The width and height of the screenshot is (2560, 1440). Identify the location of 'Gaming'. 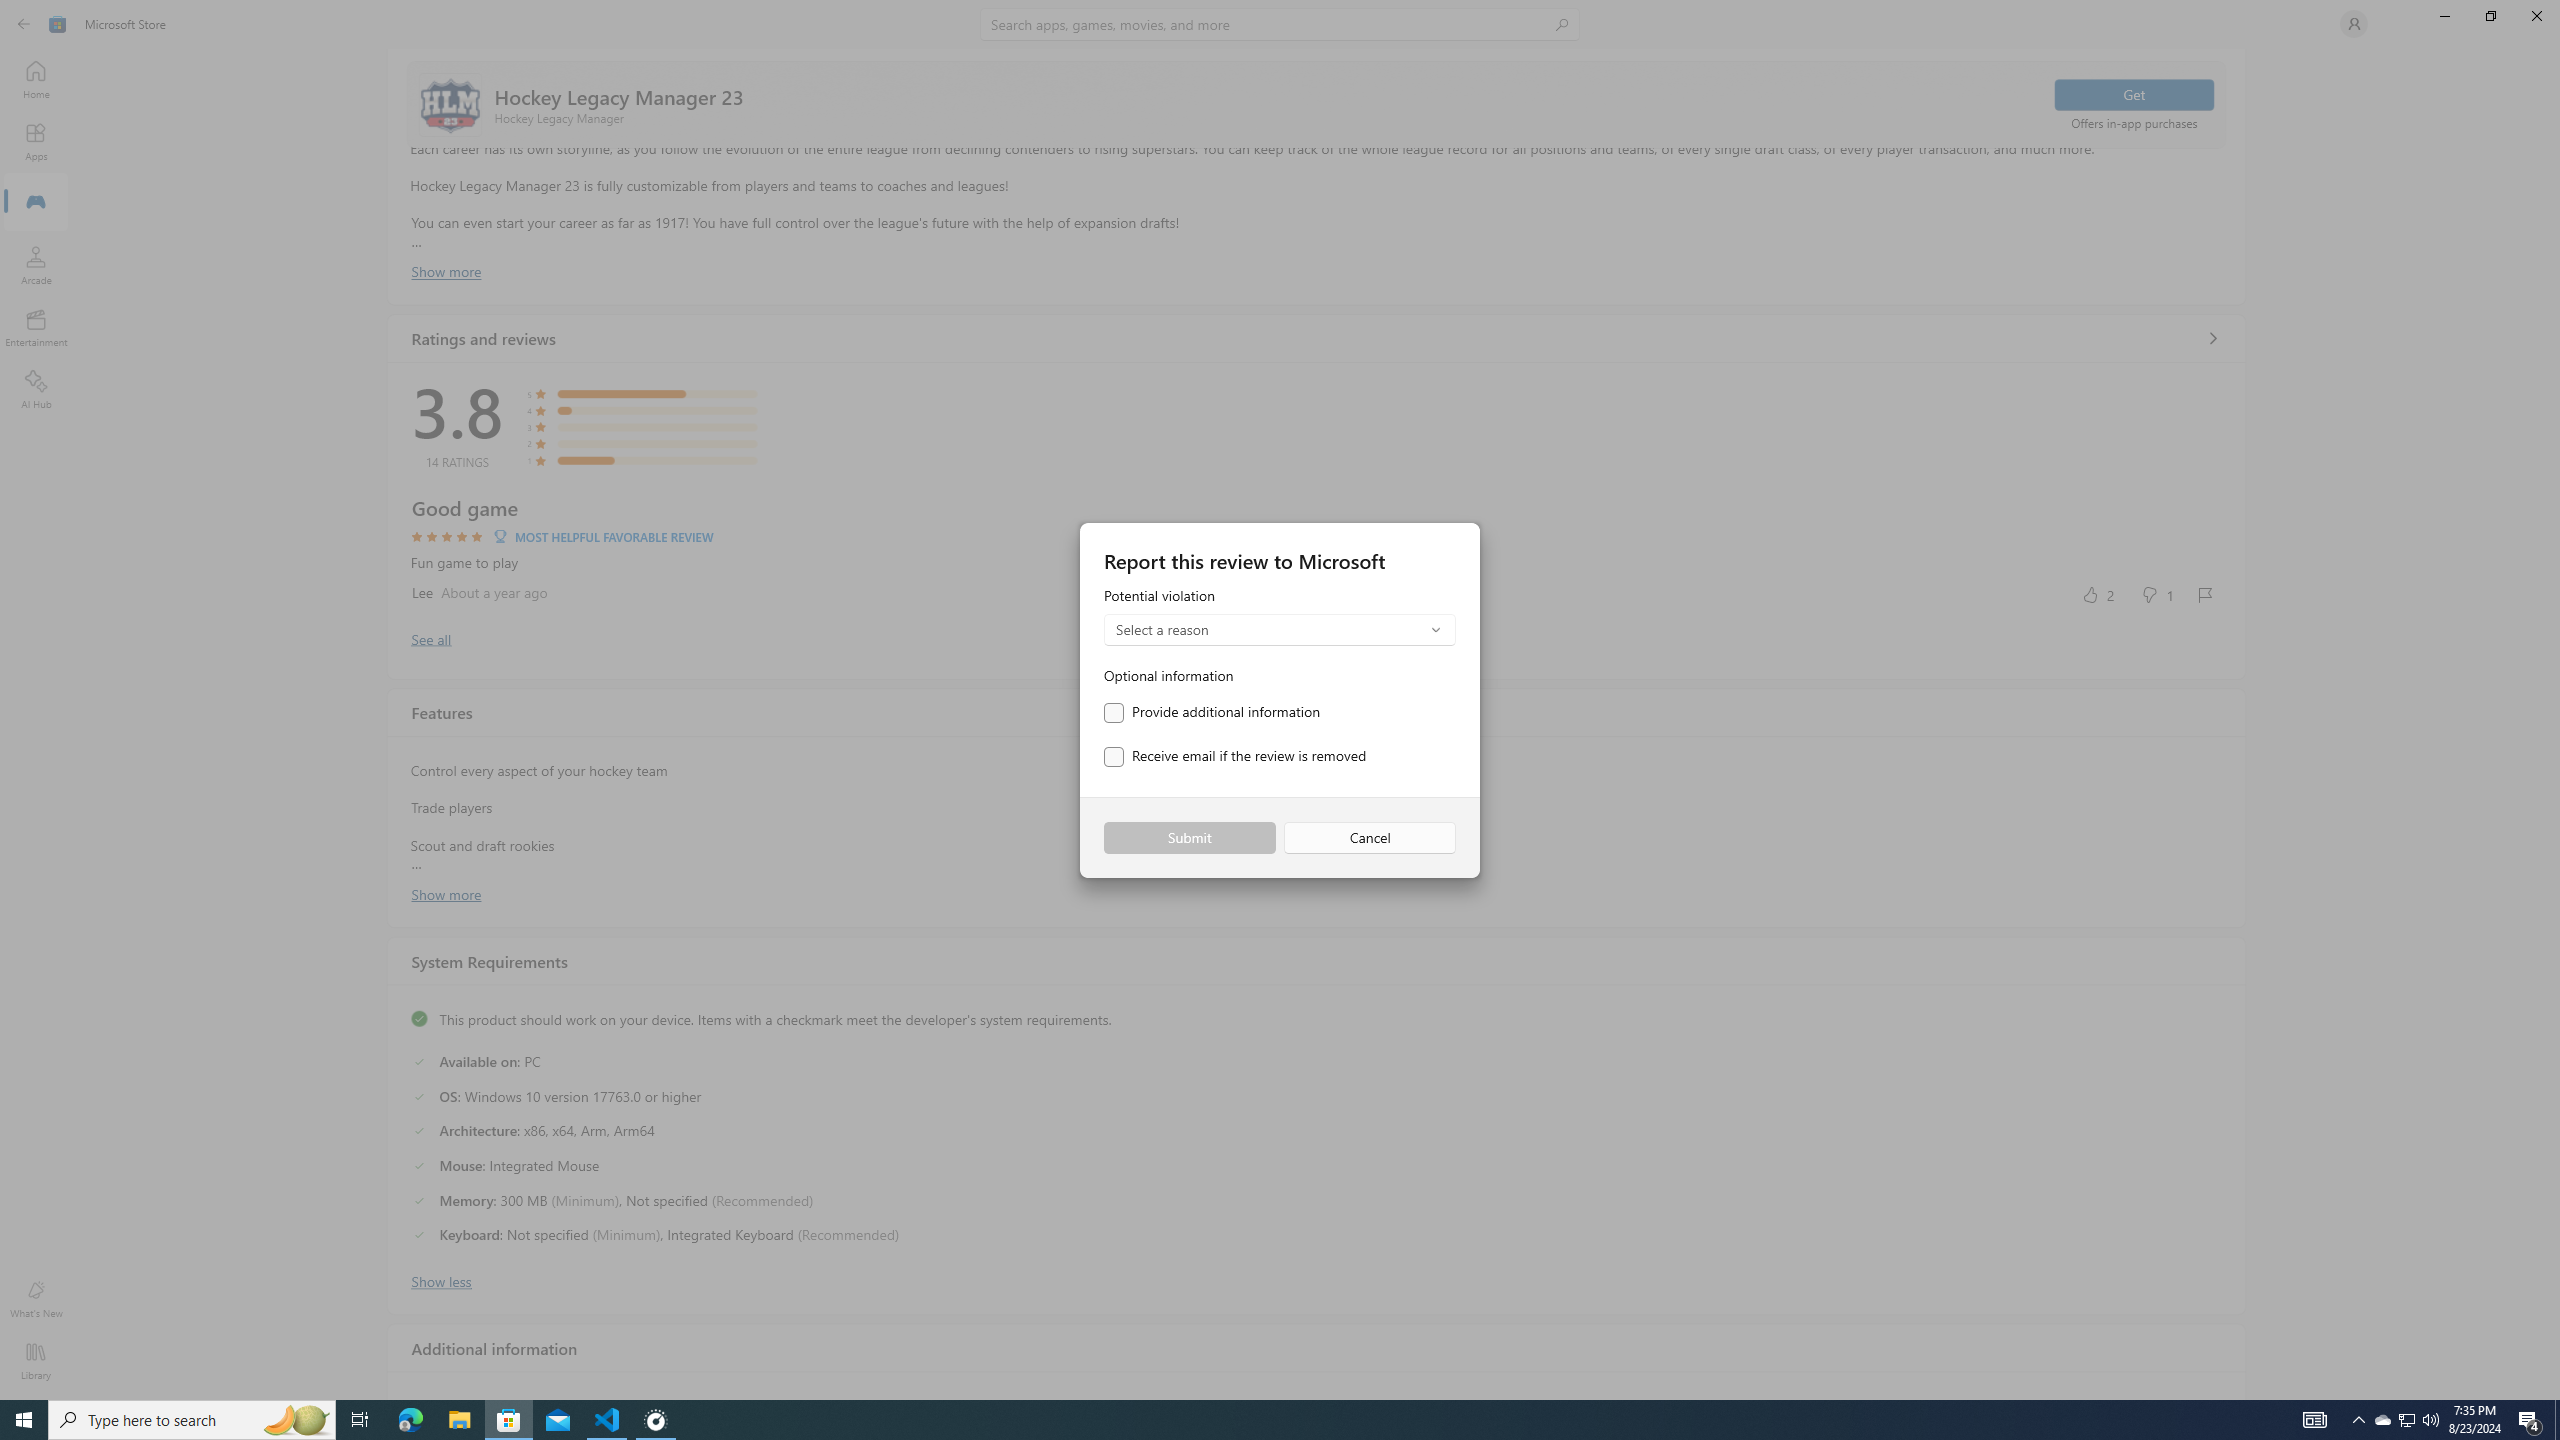
(34, 202).